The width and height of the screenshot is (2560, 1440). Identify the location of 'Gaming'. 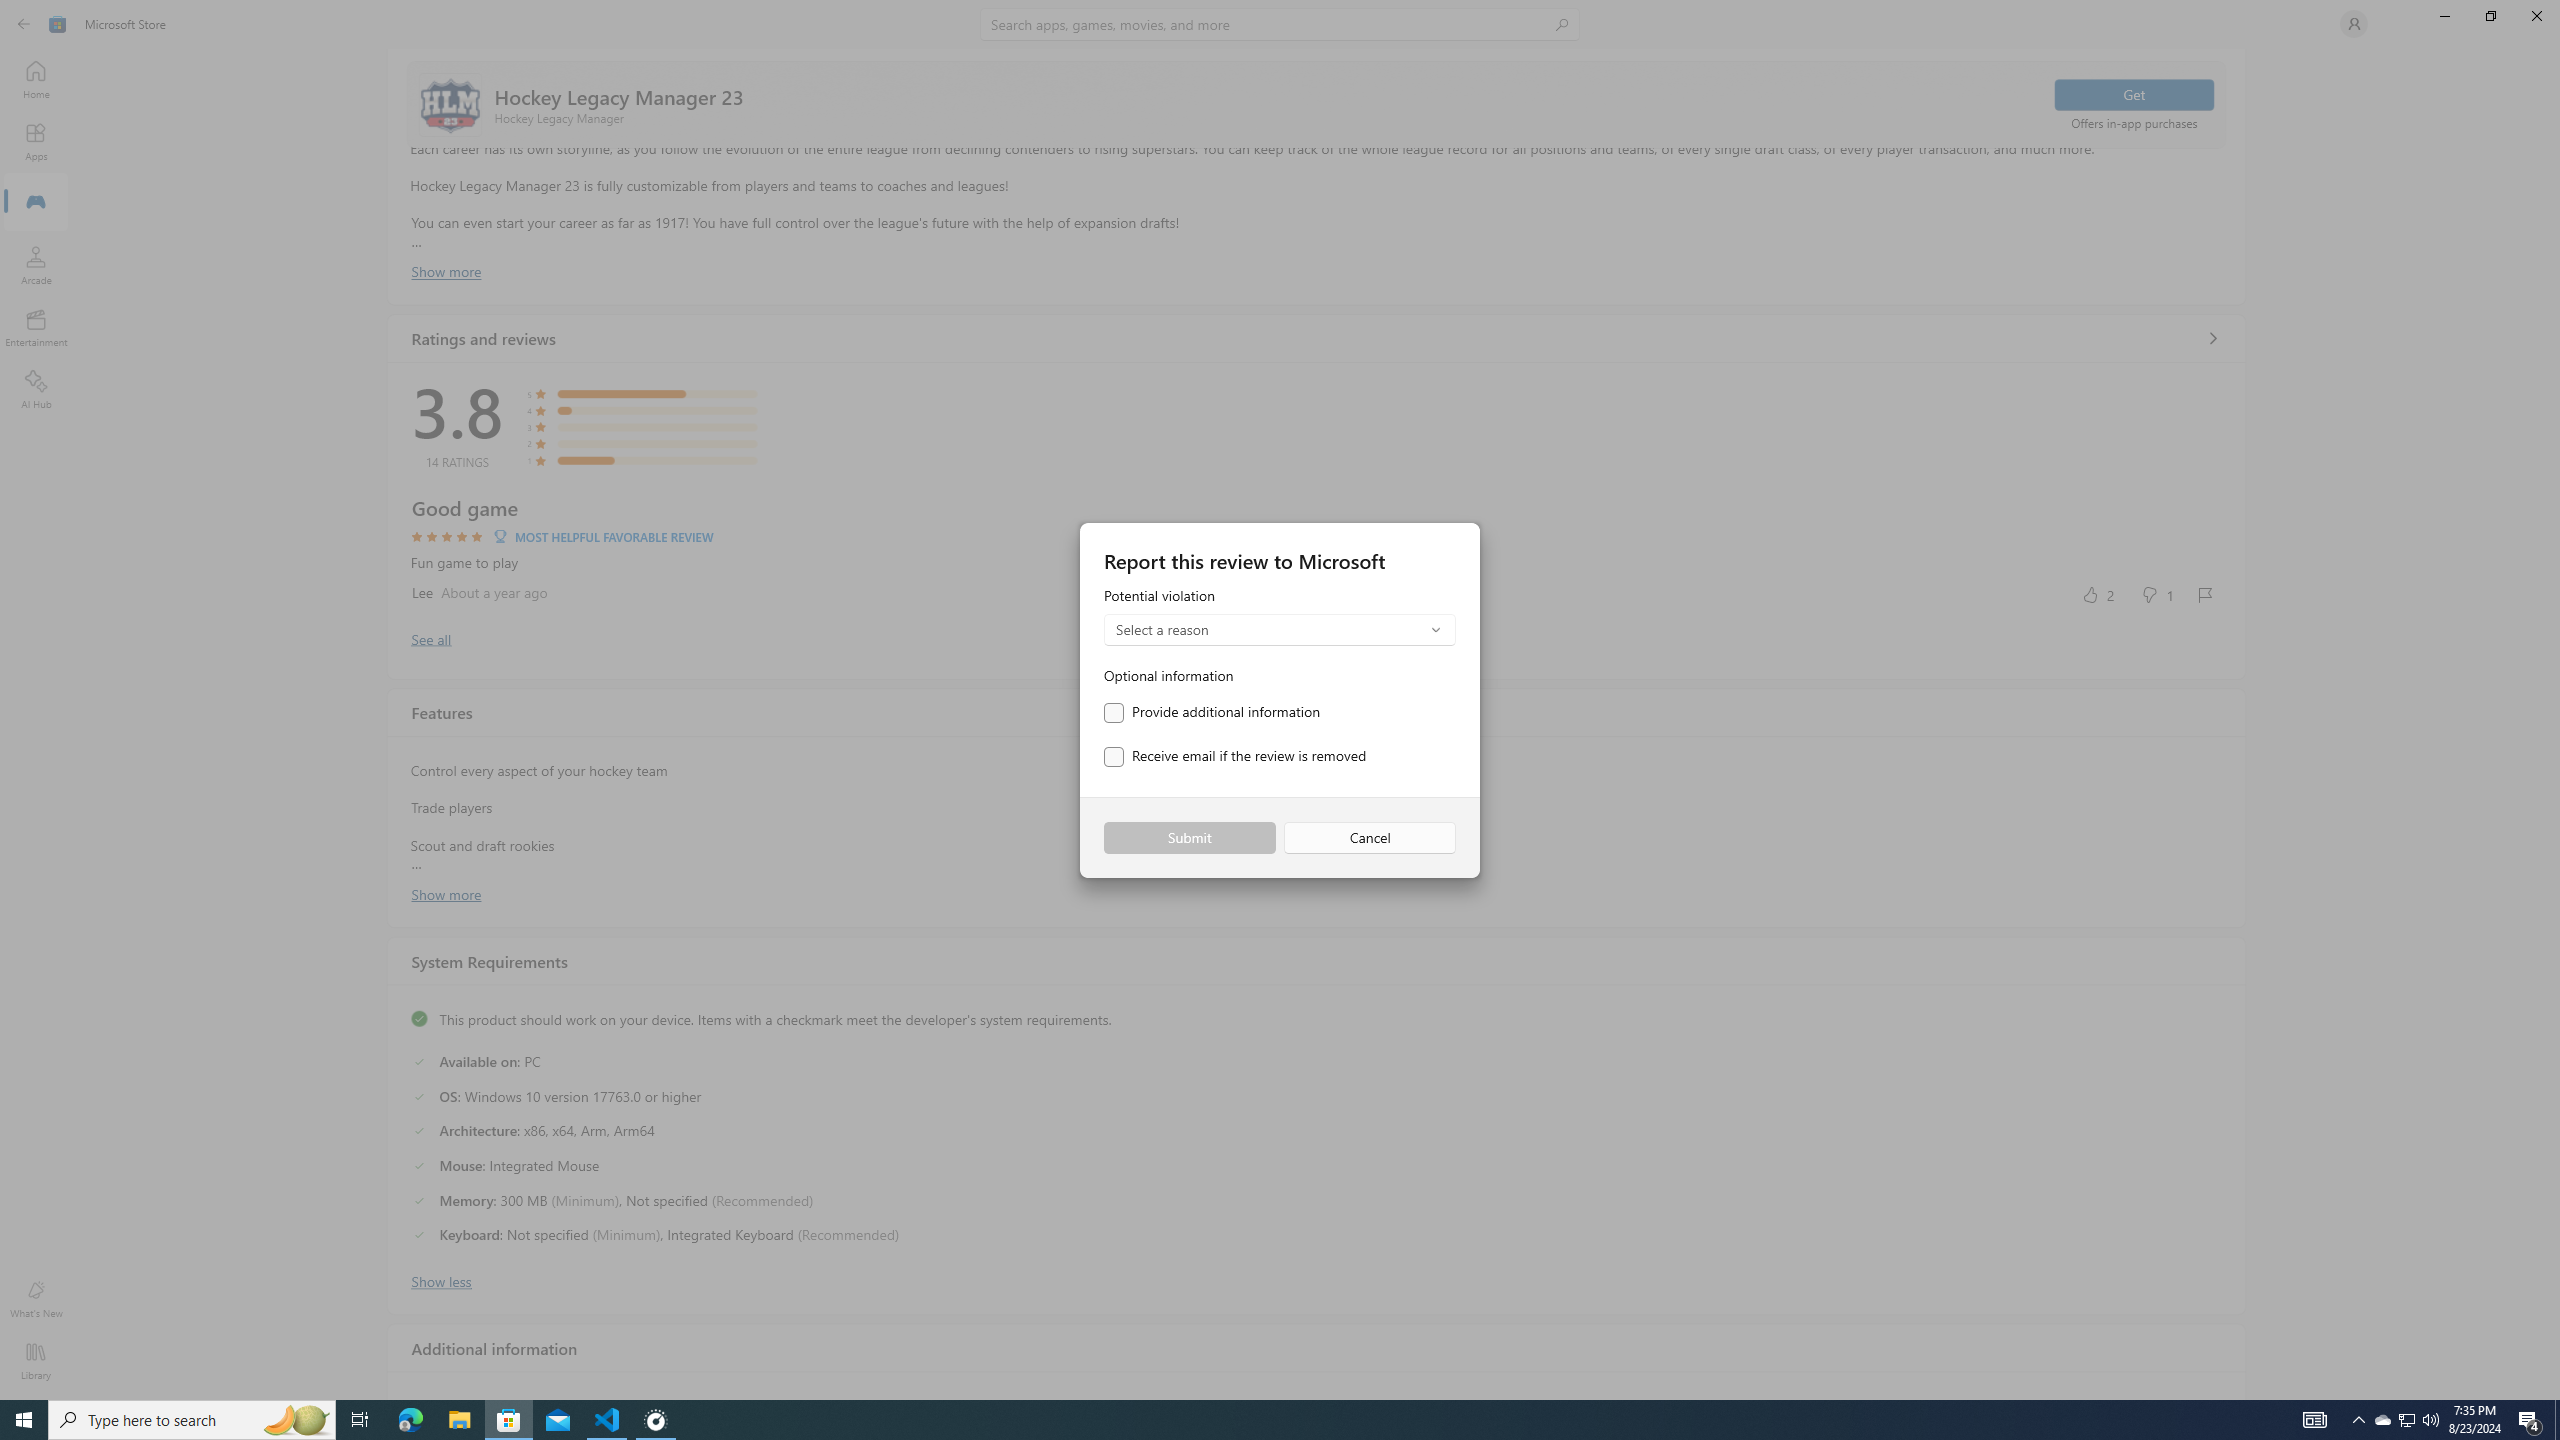
(34, 202).